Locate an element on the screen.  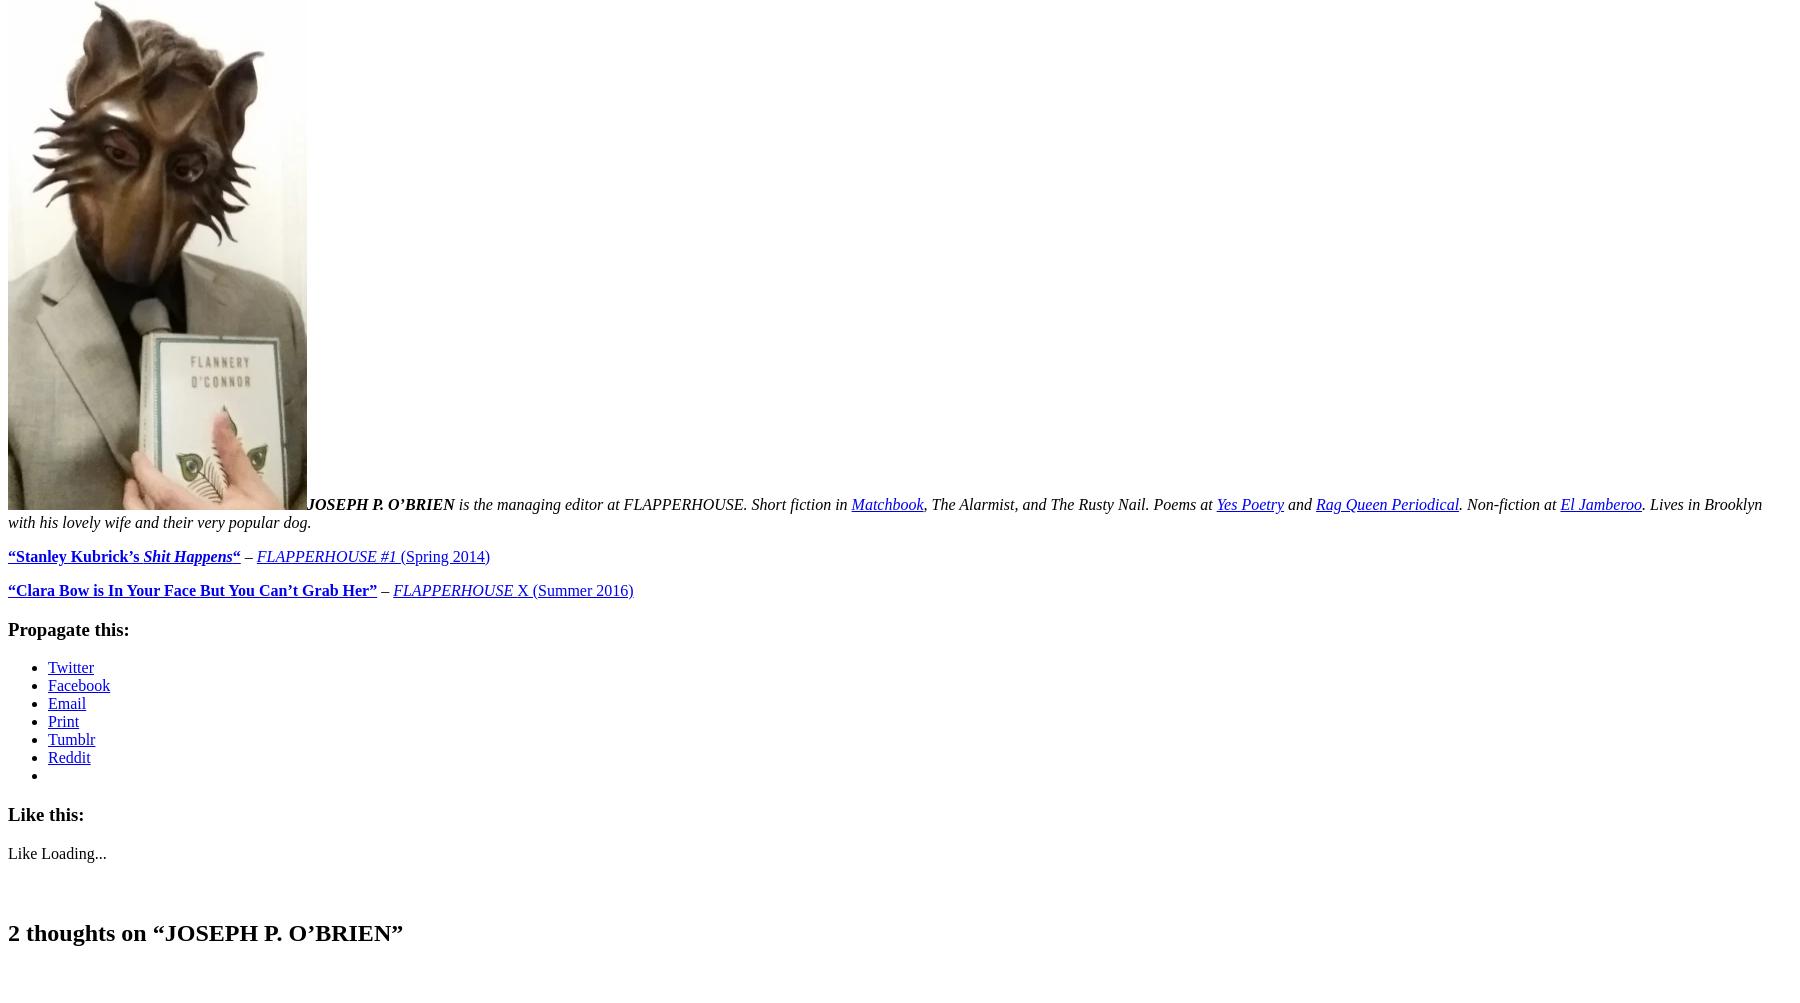
'Print' is located at coordinates (62, 720).